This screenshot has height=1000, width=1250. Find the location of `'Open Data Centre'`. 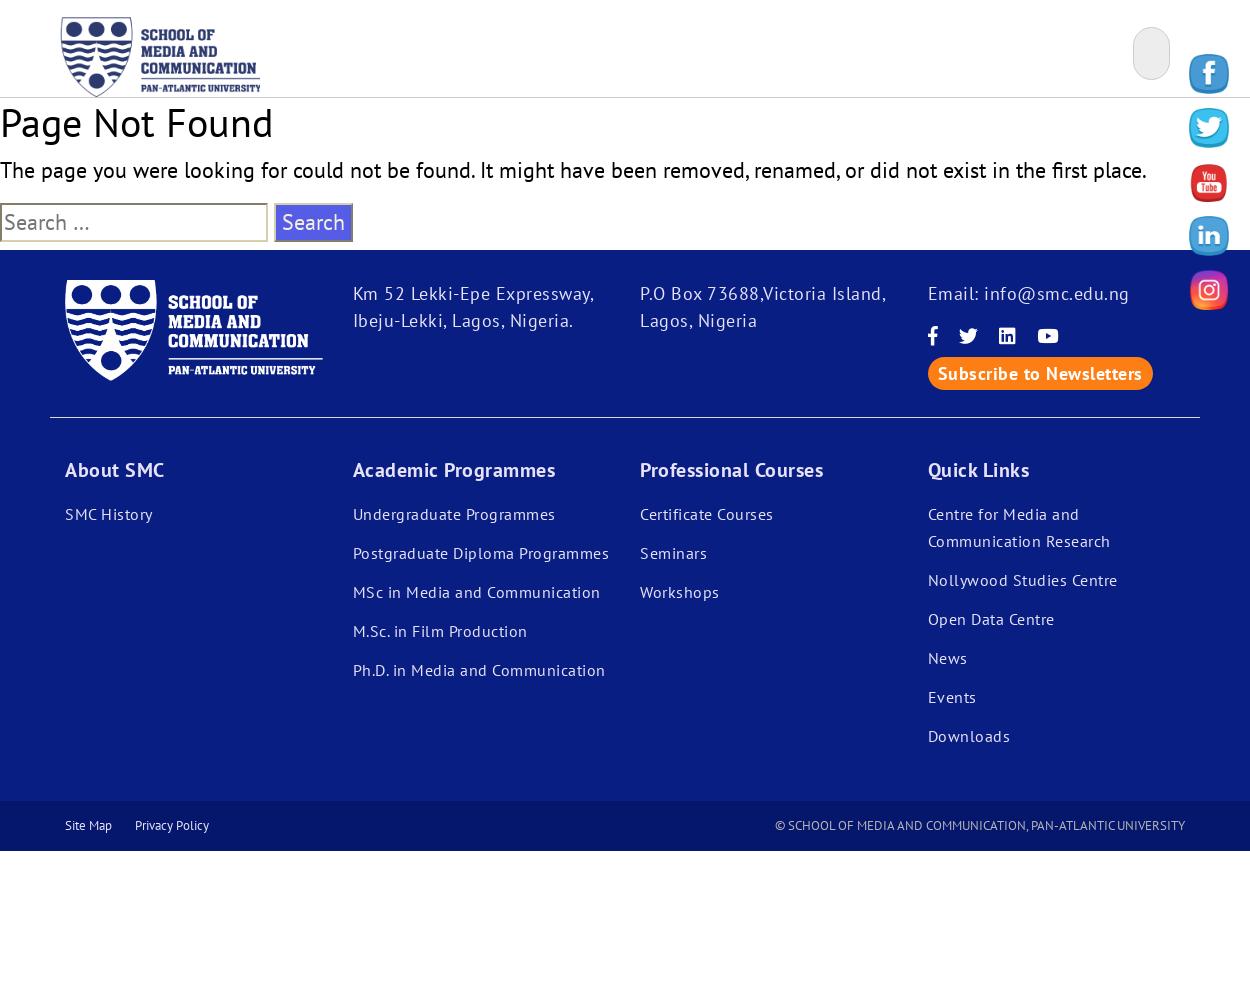

'Open Data Centre' is located at coordinates (927, 618).